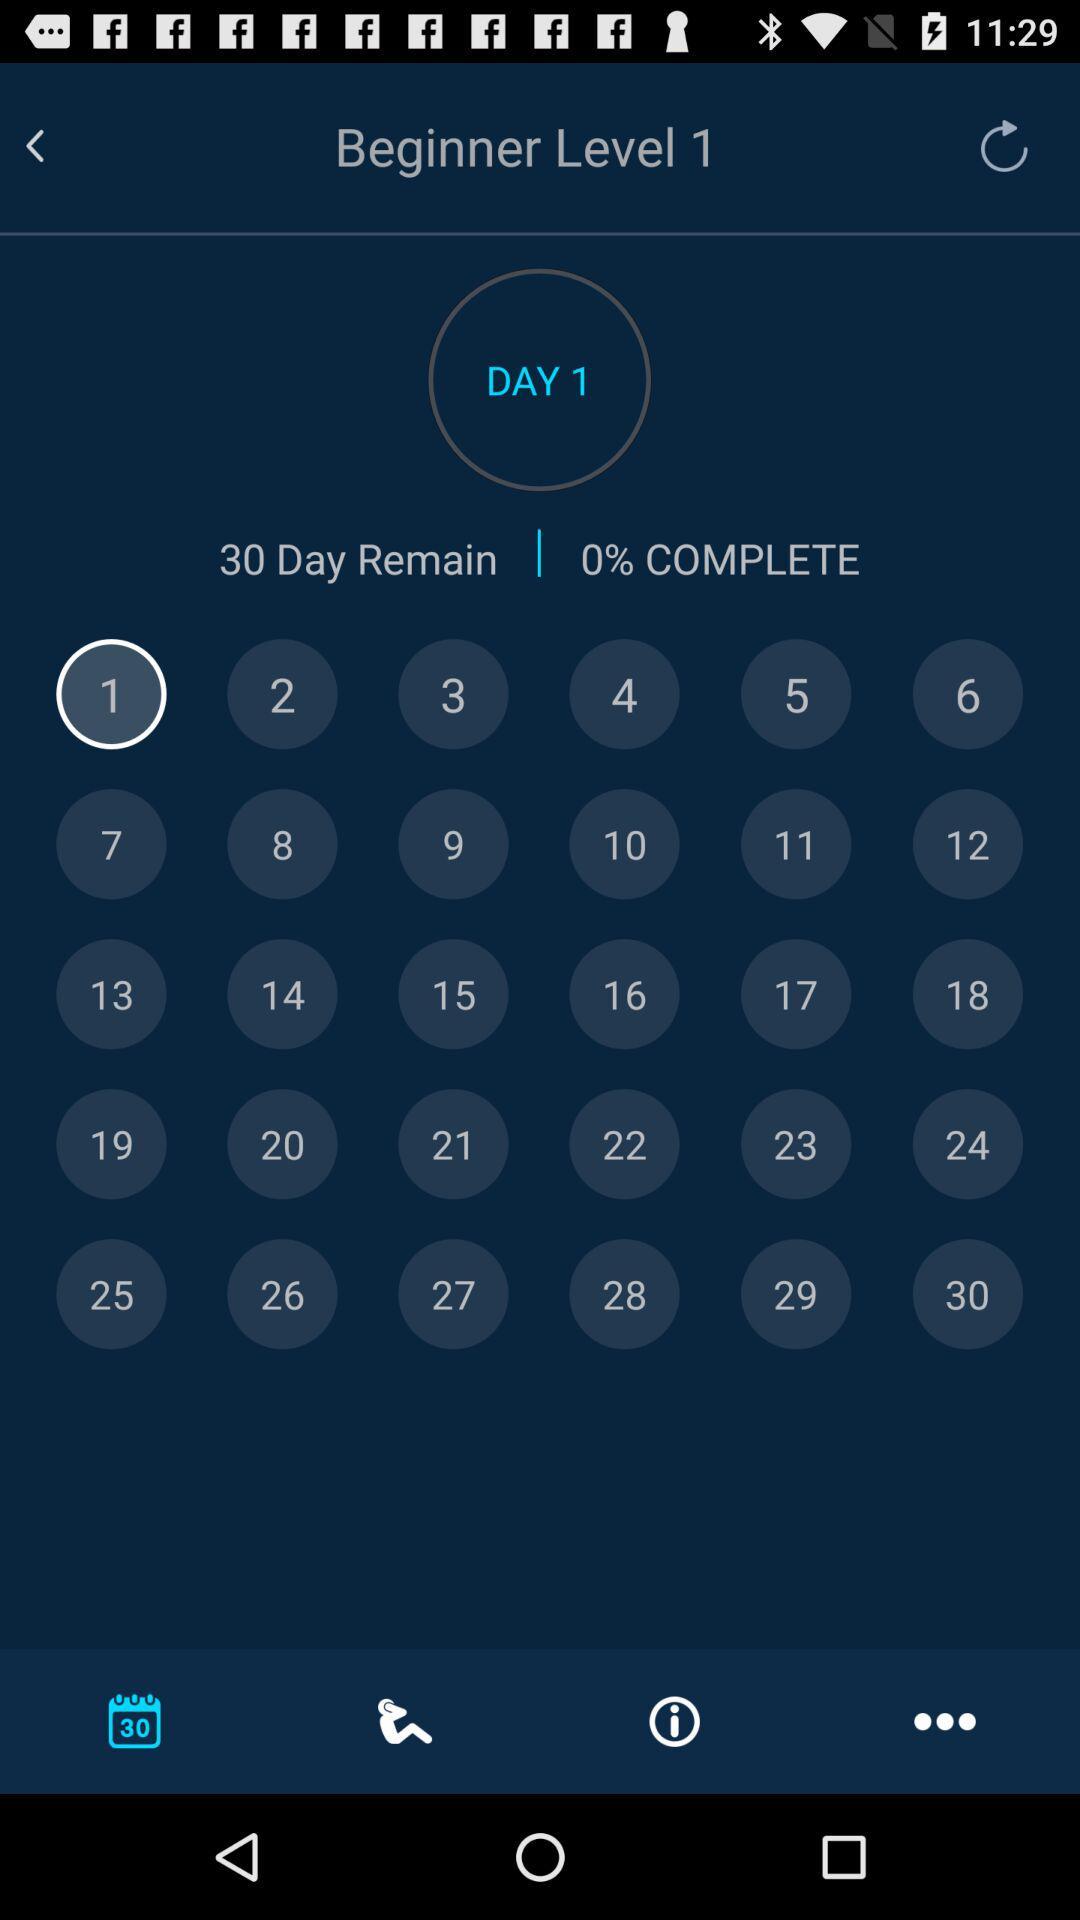 This screenshot has height=1920, width=1080. Describe the element at coordinates (111, 844) in the screenshot. I see `7th day of training` at that location.